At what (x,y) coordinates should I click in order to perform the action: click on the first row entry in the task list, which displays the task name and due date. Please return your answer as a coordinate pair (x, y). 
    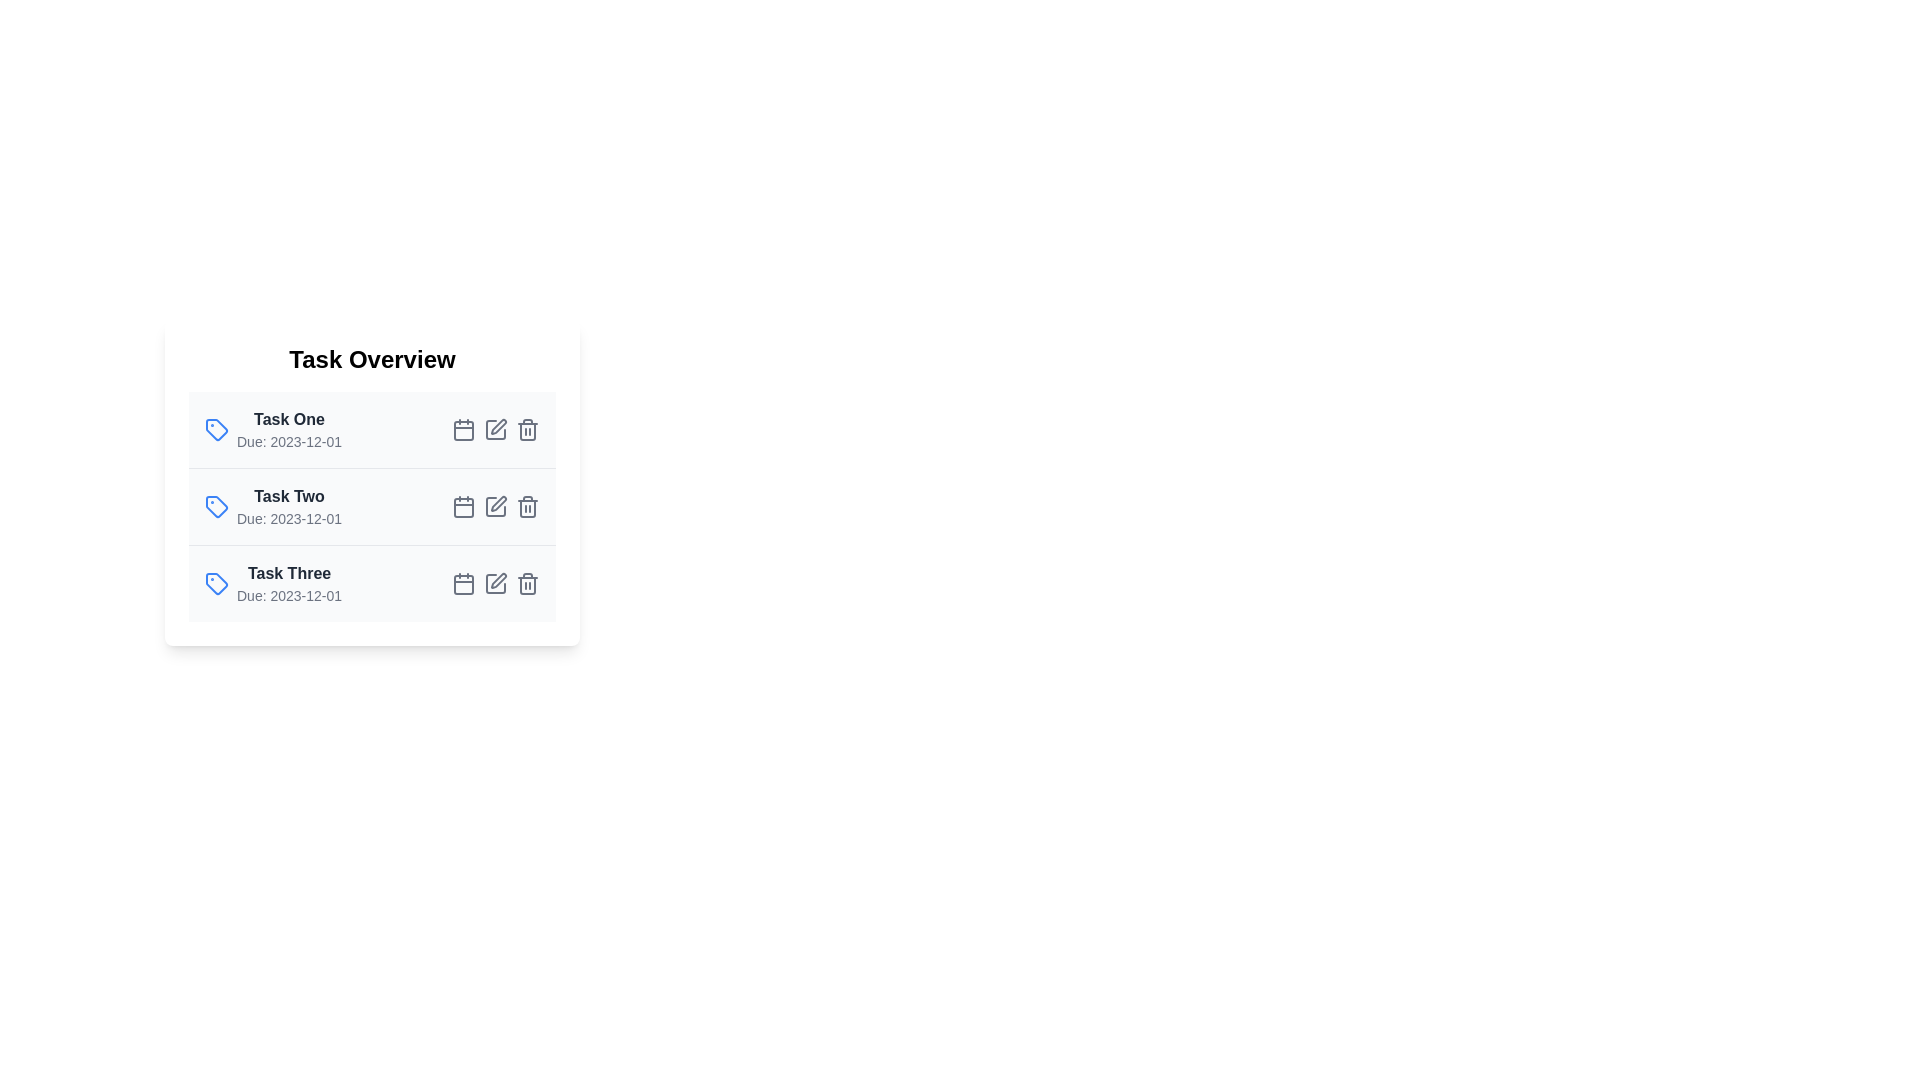
    Looking at the image, I should click on (372, 428).